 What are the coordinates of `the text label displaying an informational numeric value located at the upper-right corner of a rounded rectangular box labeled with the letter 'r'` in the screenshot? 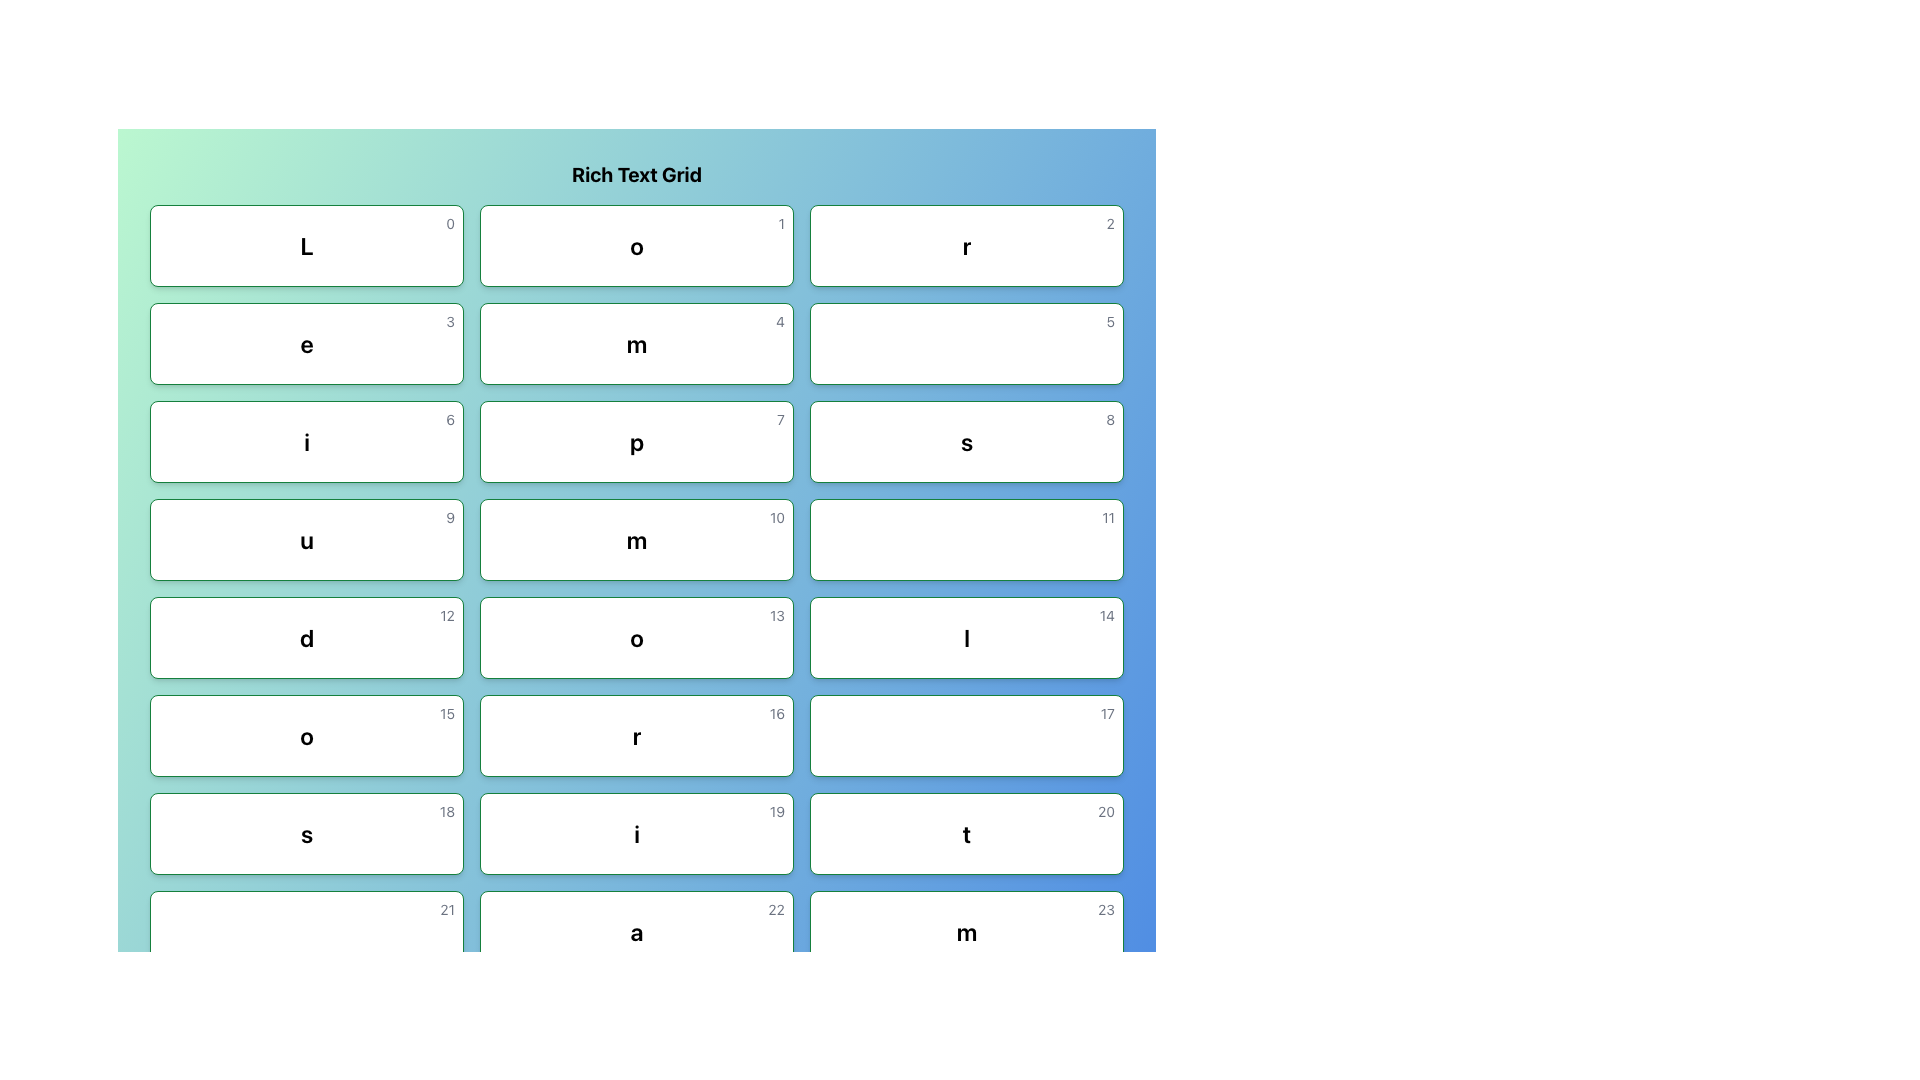 It's located at (776, 712).